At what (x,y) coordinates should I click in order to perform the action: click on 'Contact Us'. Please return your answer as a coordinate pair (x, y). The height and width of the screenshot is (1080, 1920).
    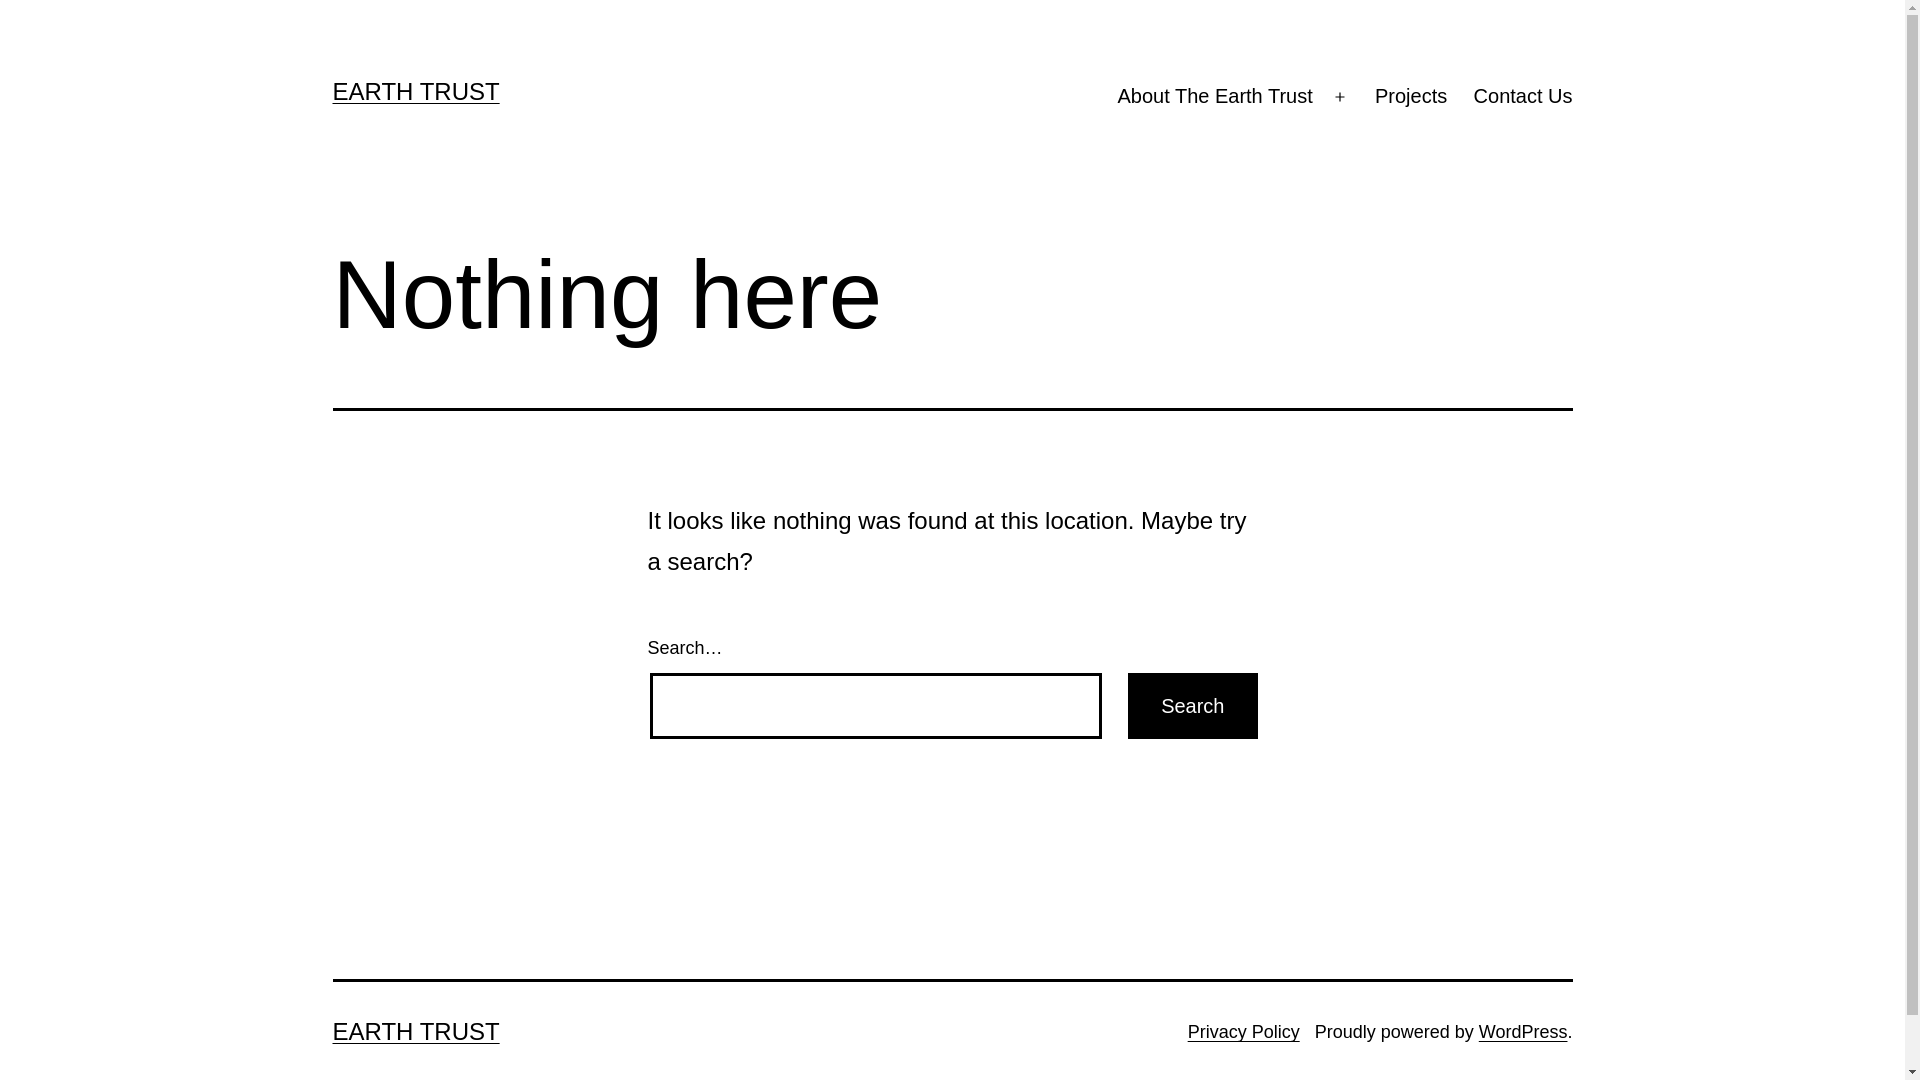
    Looking at the image, I should click on (1521, 96).